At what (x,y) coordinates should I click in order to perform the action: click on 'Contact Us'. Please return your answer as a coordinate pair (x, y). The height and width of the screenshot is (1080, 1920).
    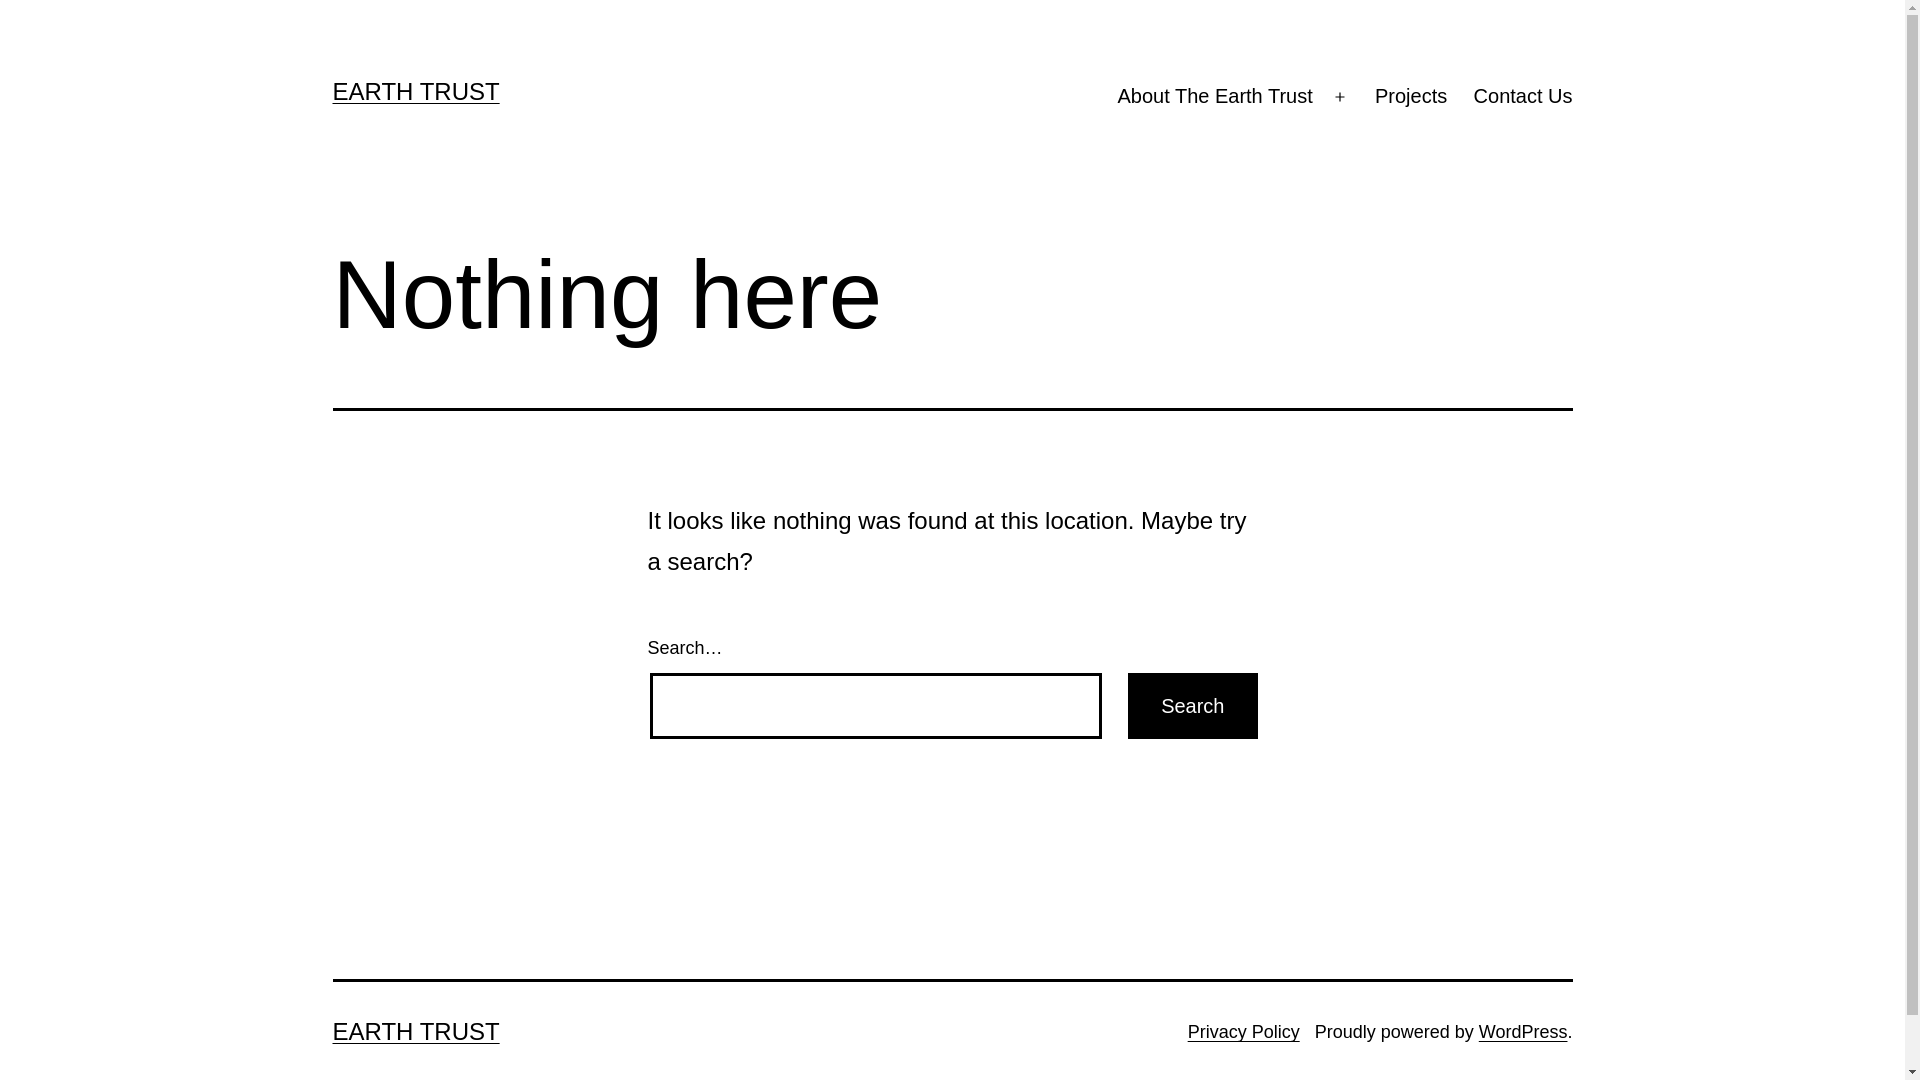
    Looking at the image, I should click on (1521, 96).